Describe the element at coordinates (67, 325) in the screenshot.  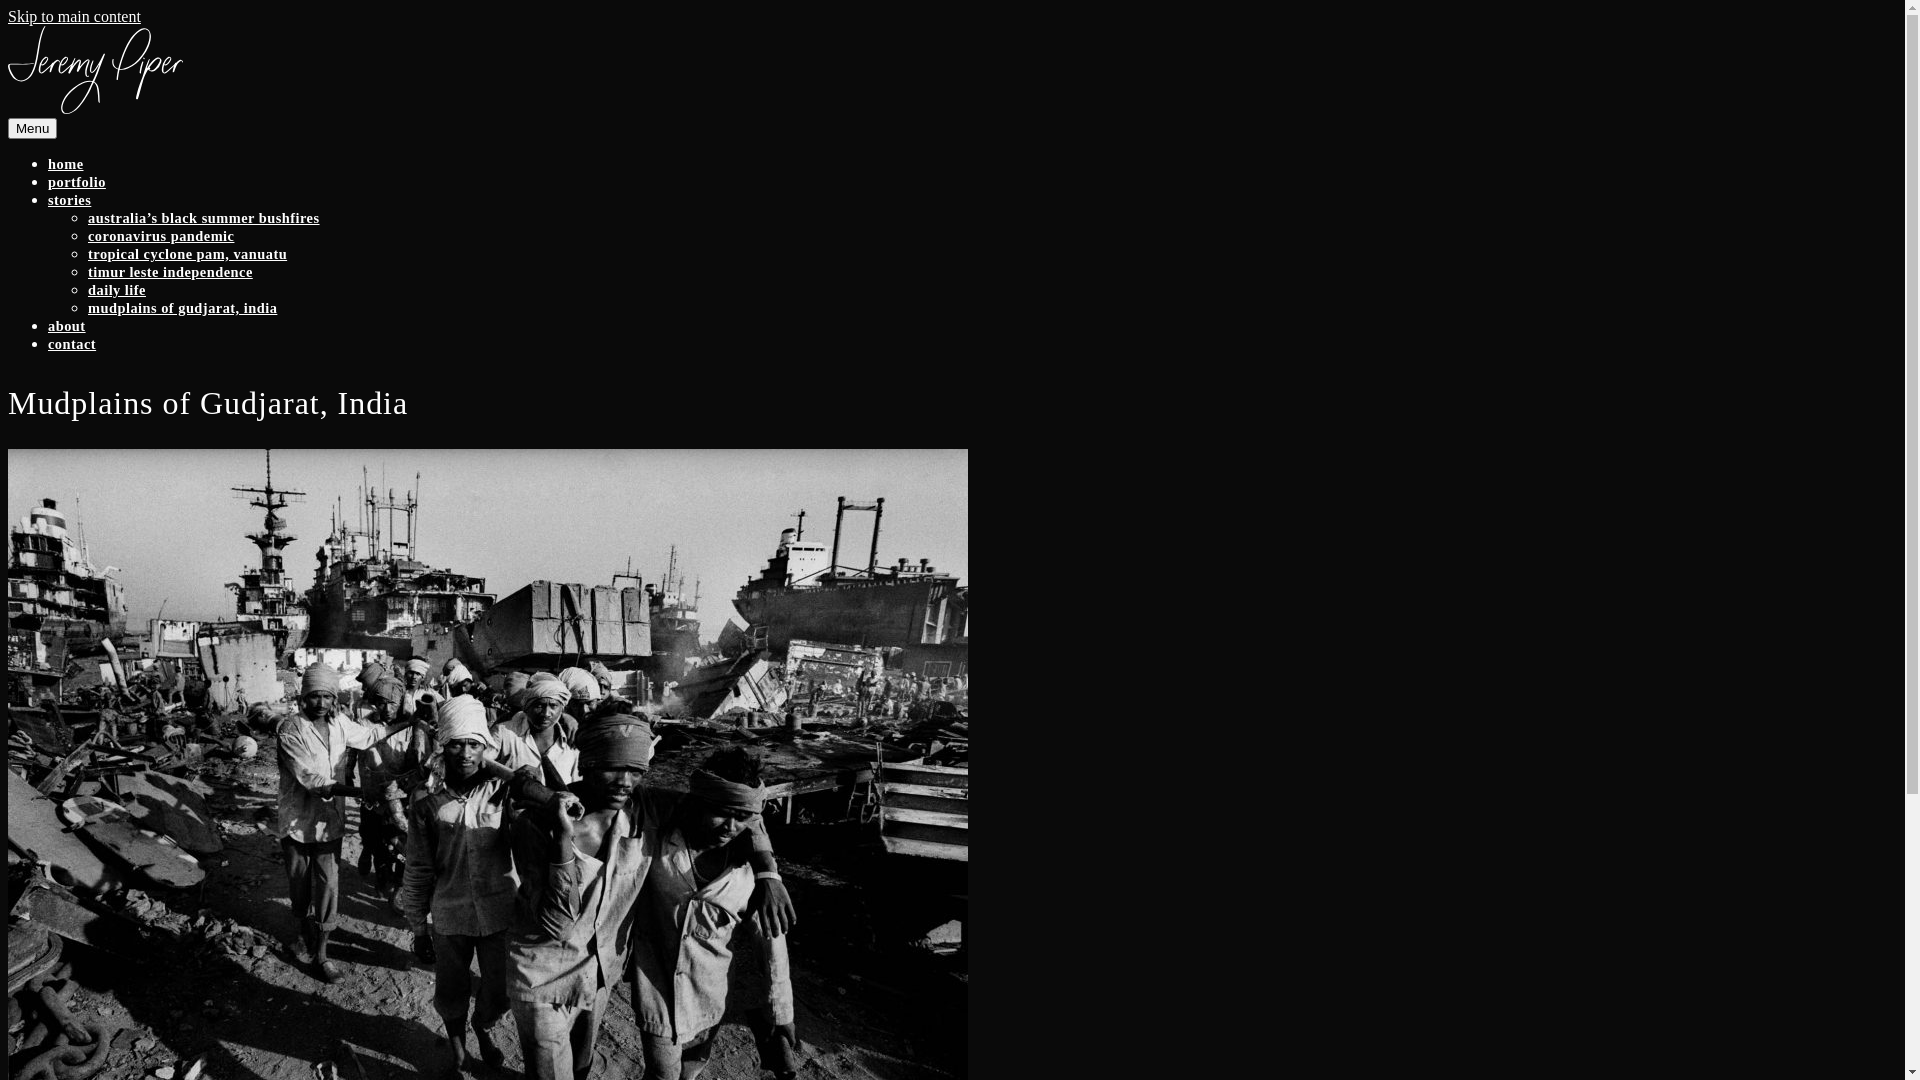
I see `'about'` at that location.